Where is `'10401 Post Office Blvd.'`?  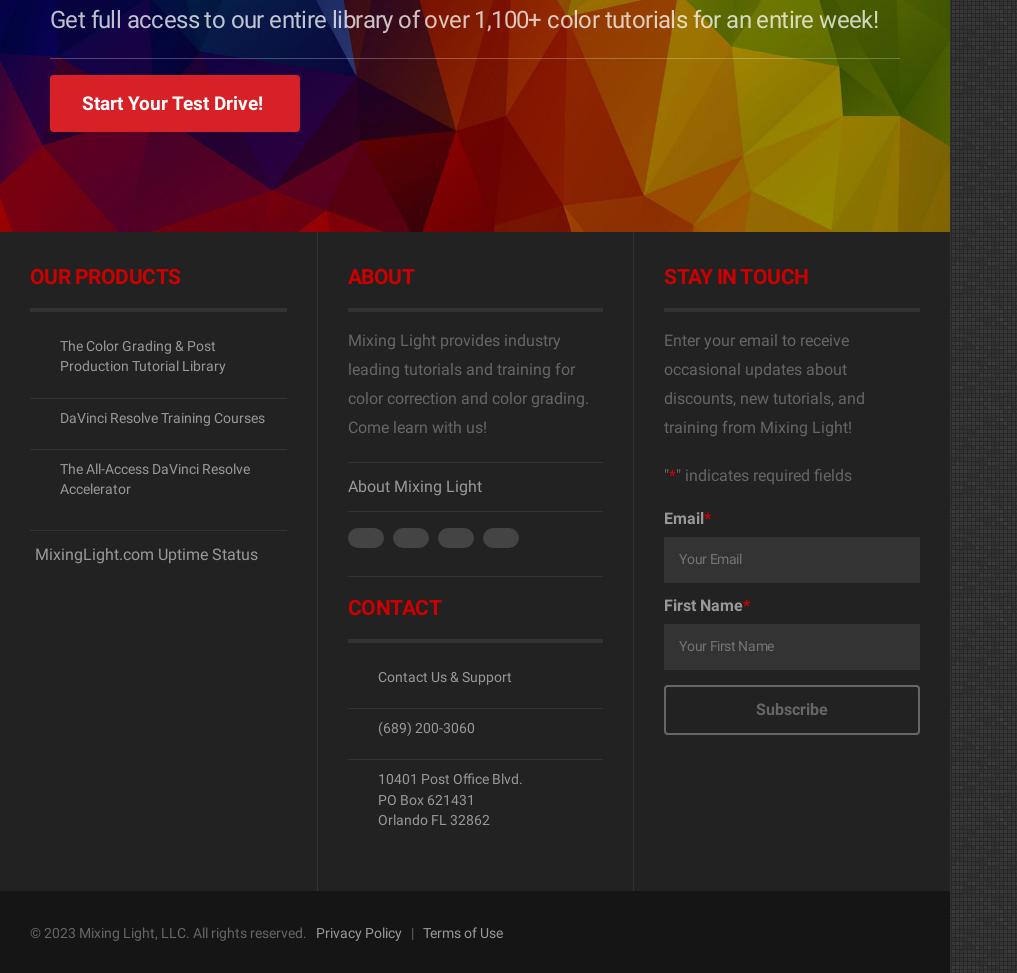 '10401 Post Office Blvd.' is located at coordinates (449, 778).